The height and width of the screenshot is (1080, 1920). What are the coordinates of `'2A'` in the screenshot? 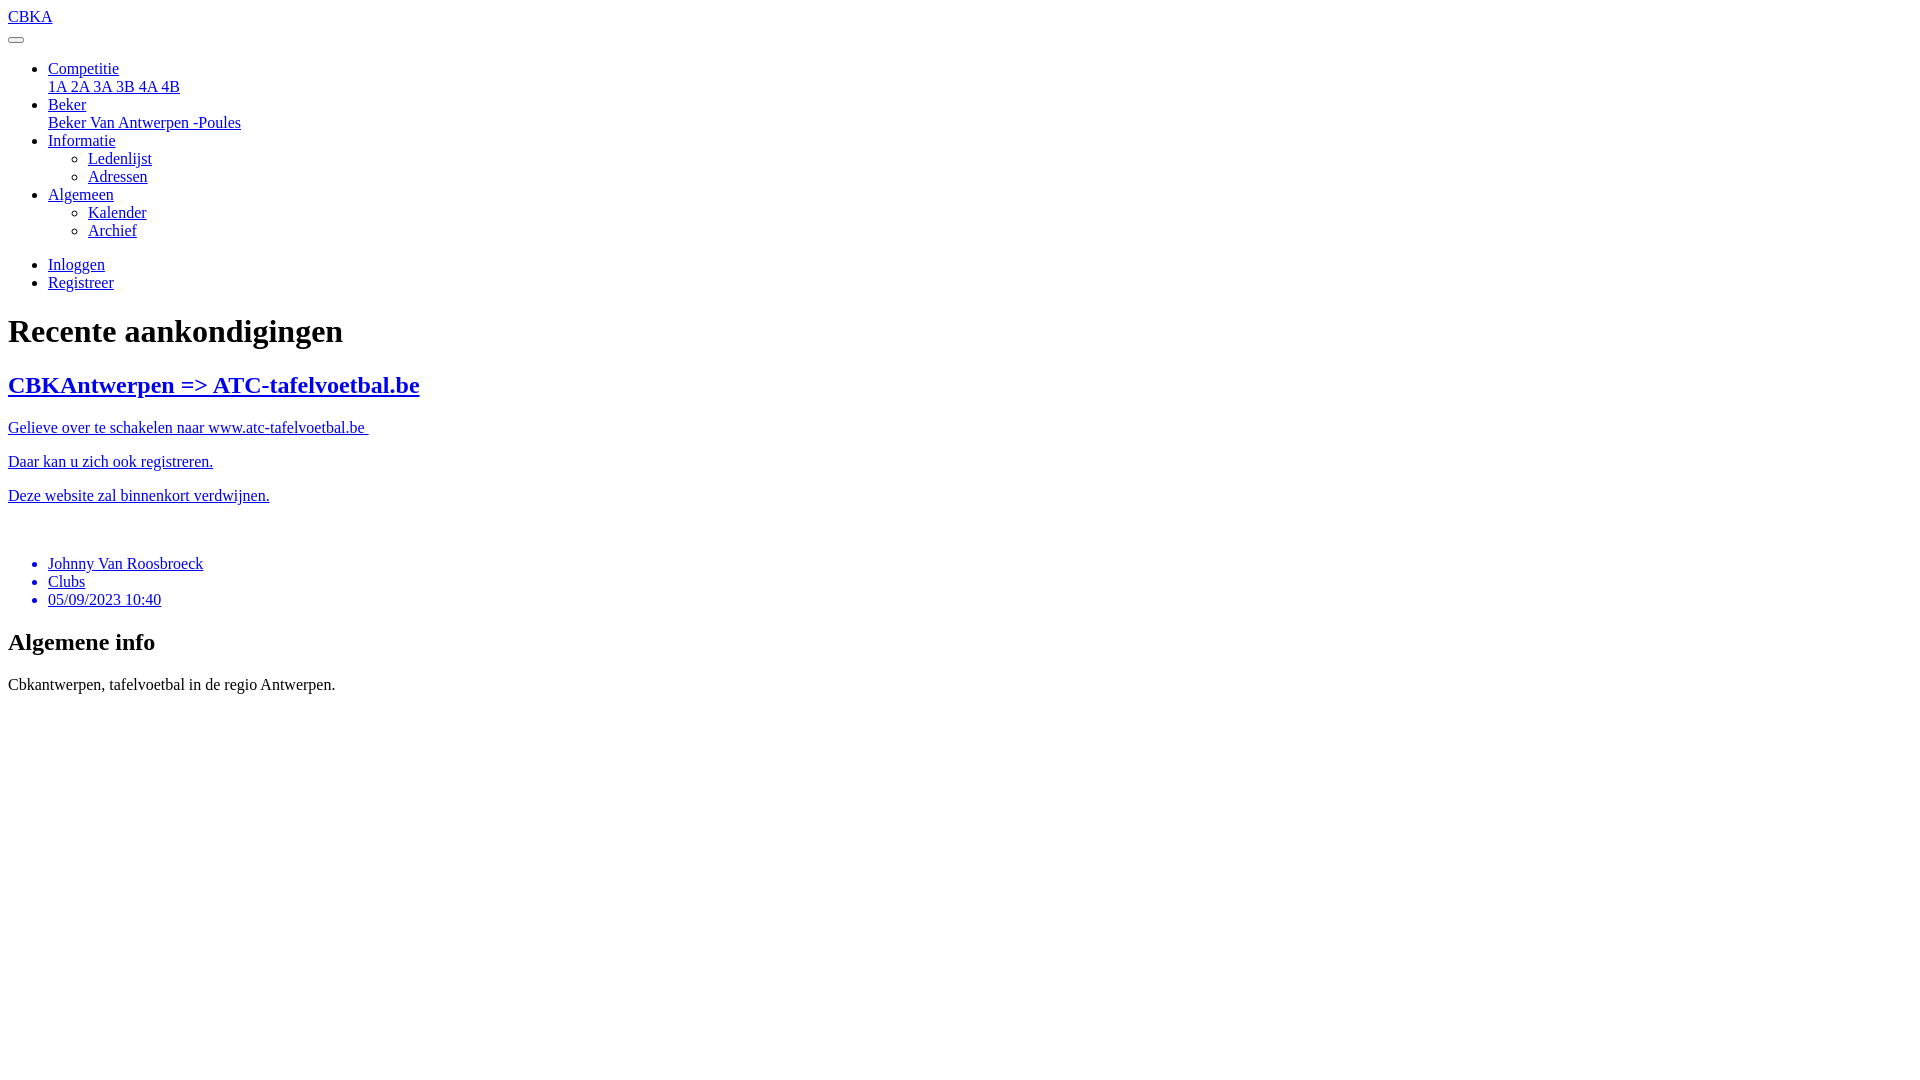 It's located at (81, 85).